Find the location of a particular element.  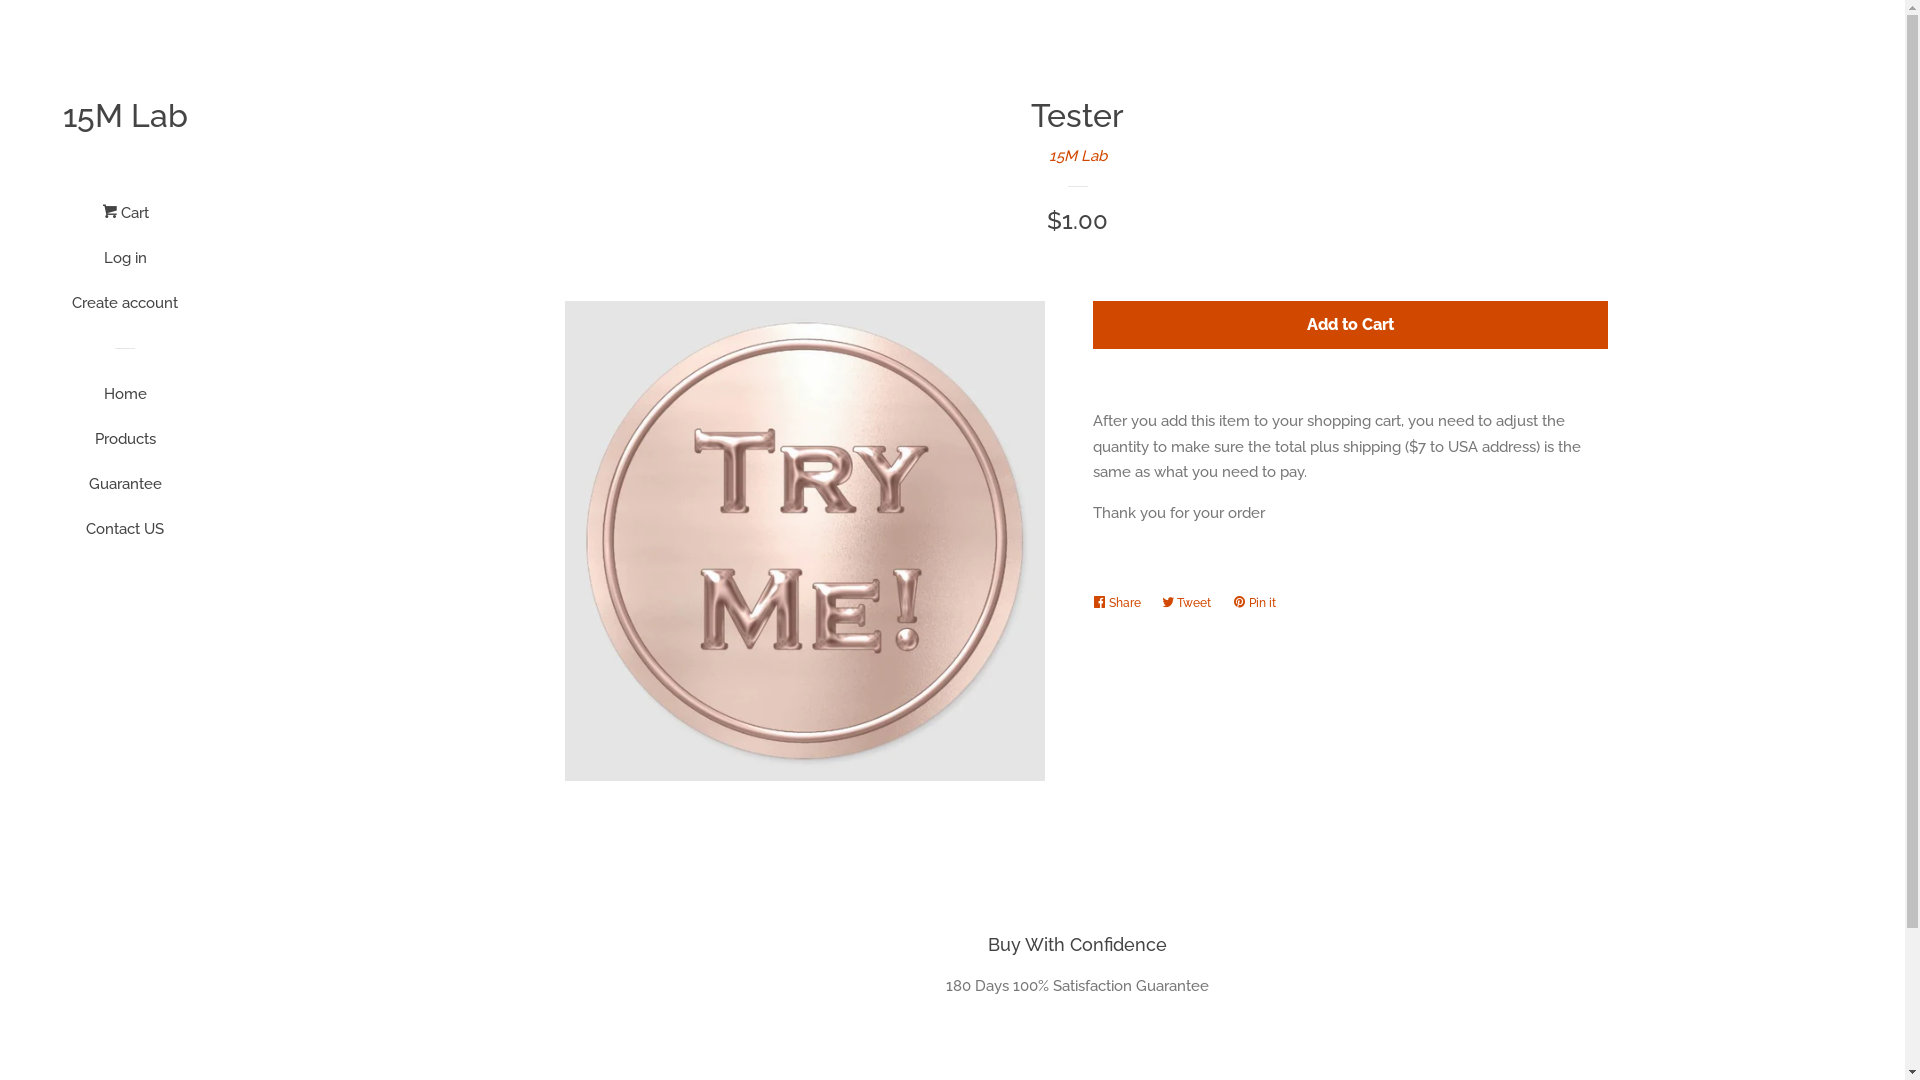

'Add to Cart' is located at coordinates (1349, 324).